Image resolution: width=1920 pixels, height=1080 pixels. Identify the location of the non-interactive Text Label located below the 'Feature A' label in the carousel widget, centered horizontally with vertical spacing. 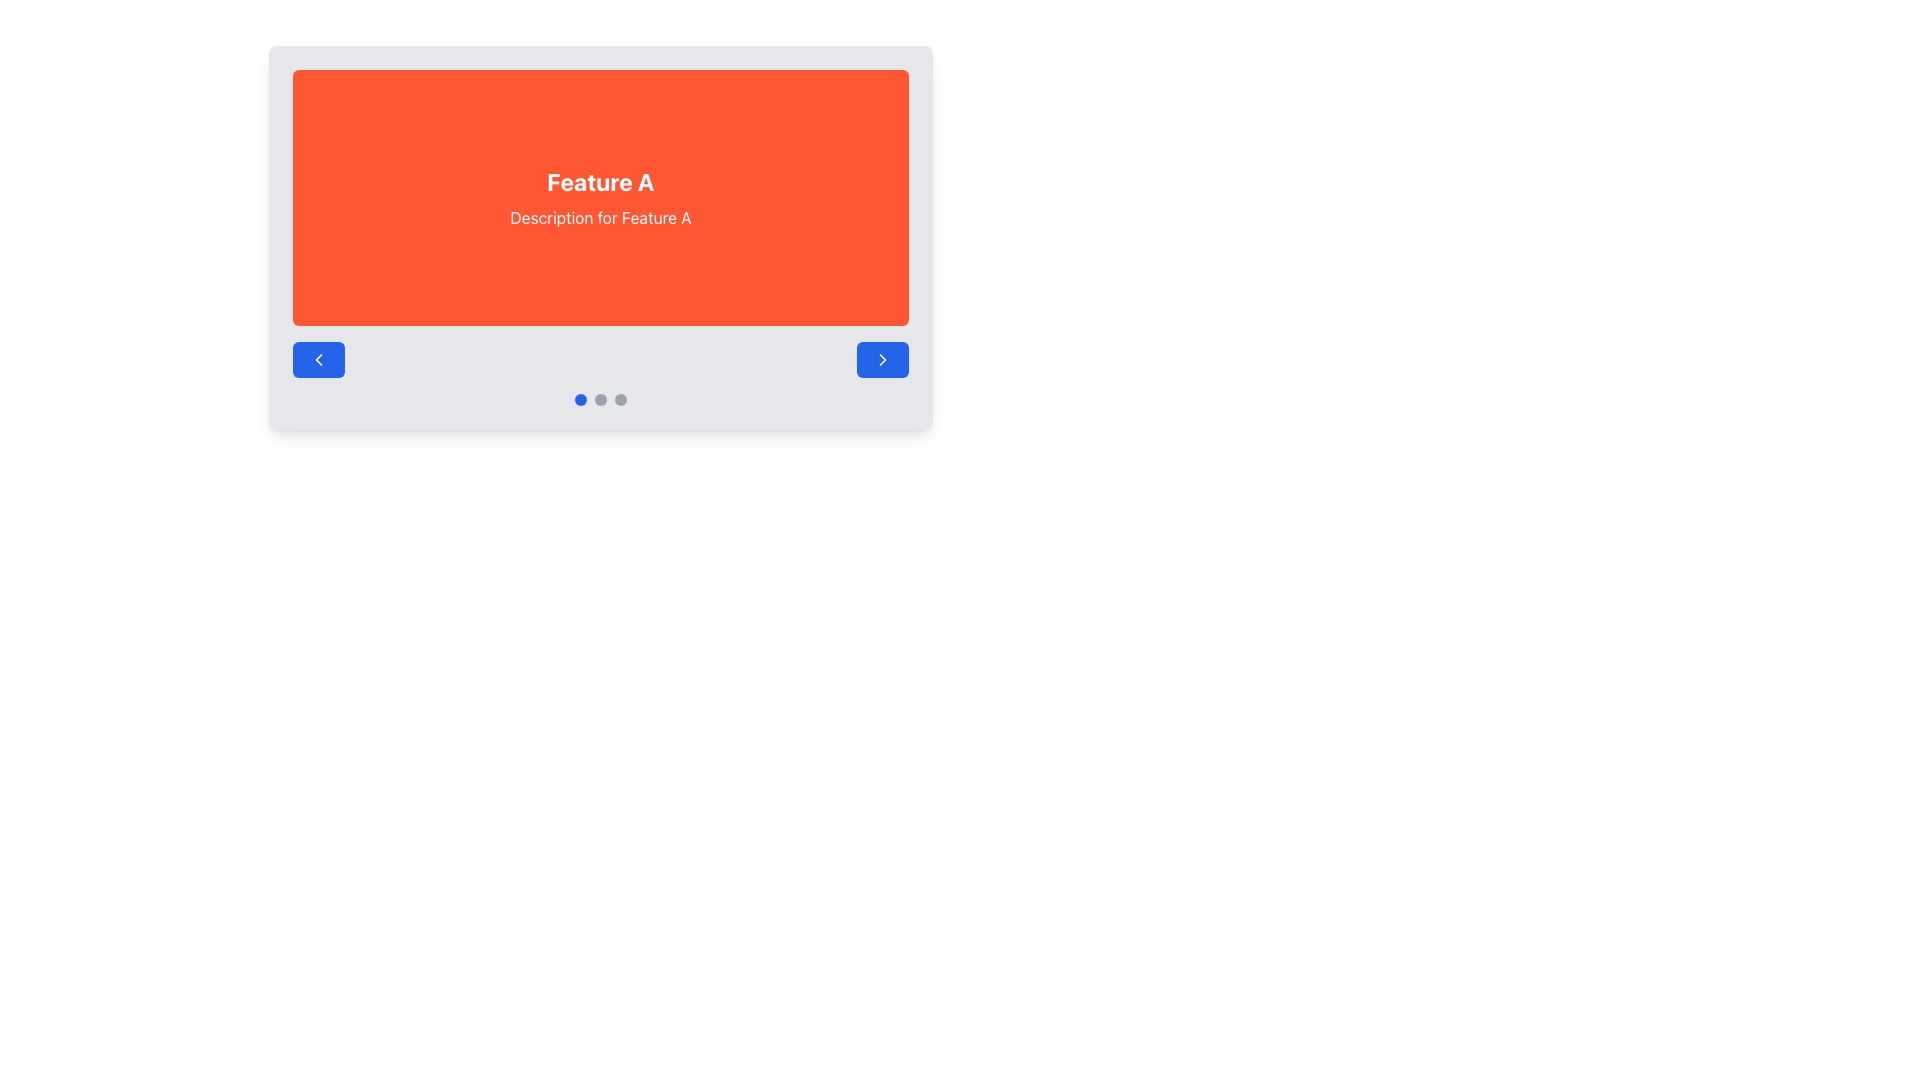
(599, 218).